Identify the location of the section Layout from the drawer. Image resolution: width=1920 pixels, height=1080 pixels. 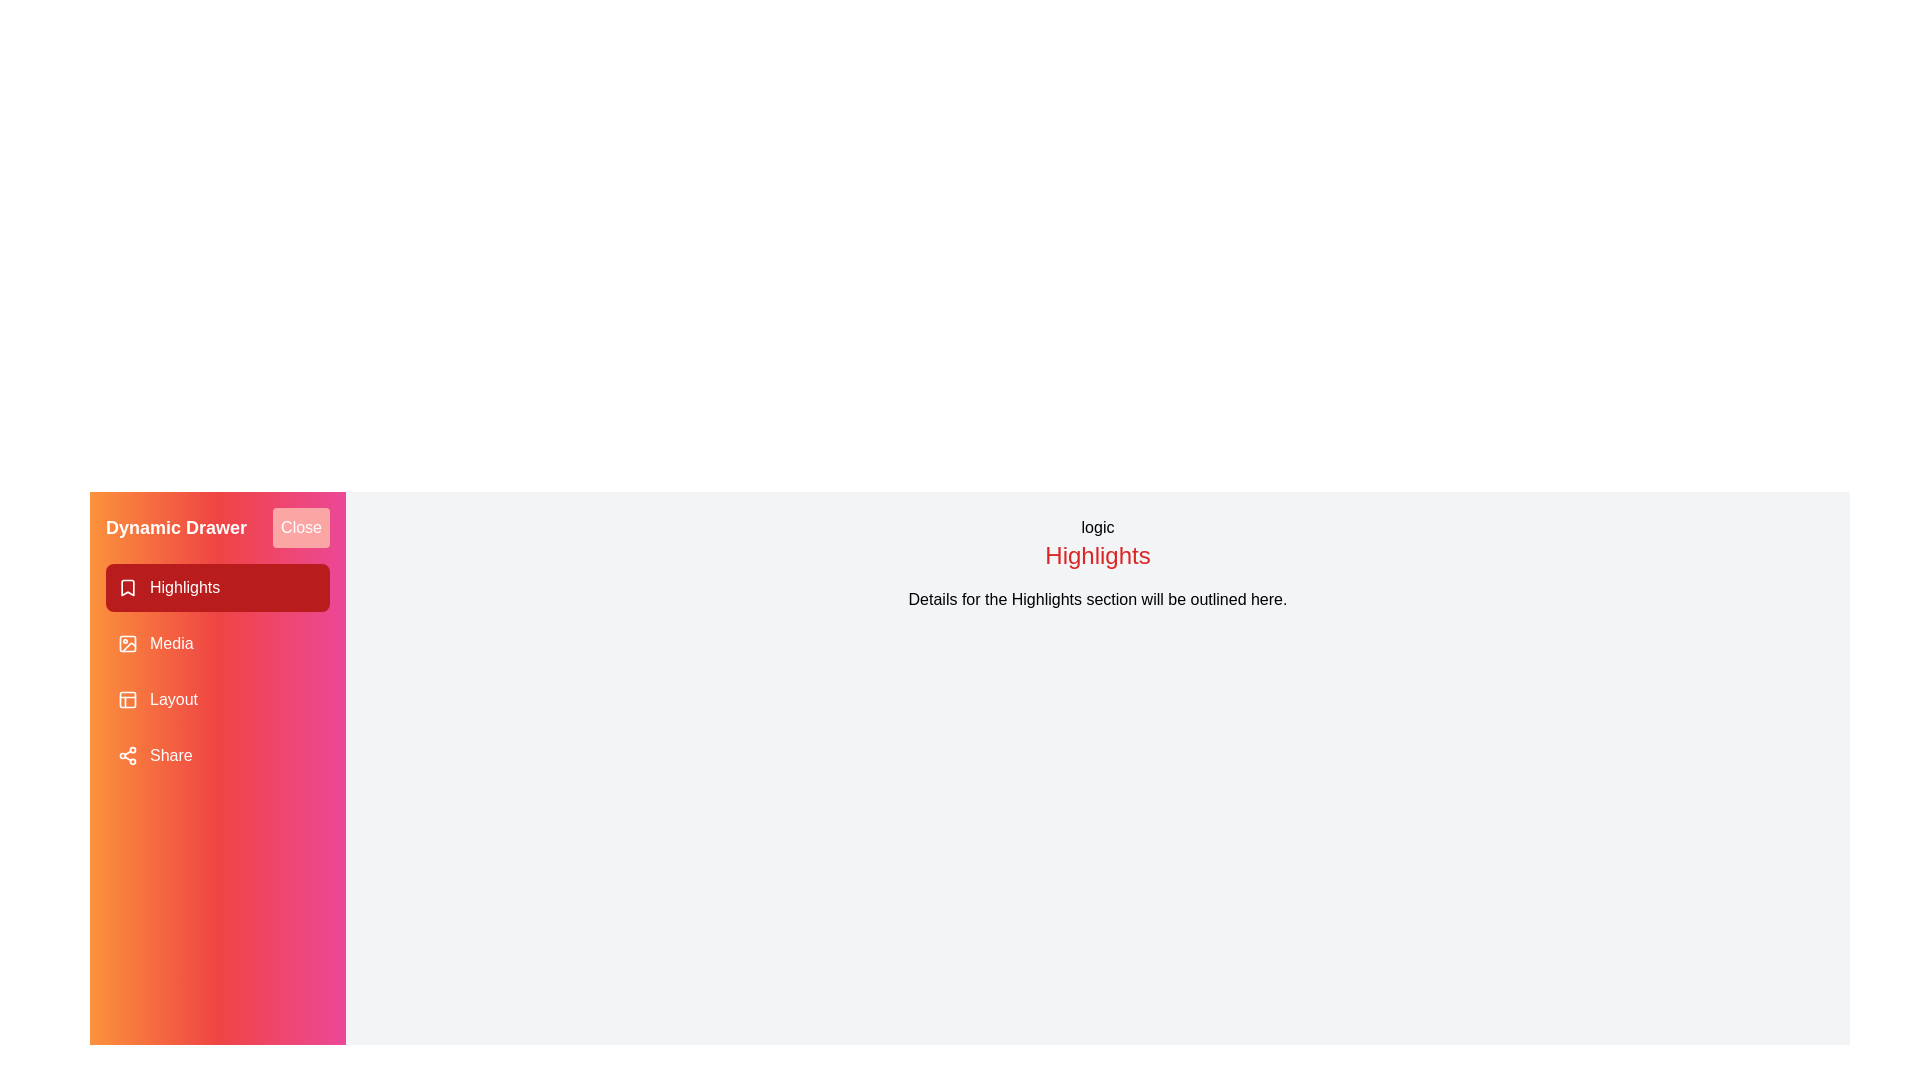
(217, 698).